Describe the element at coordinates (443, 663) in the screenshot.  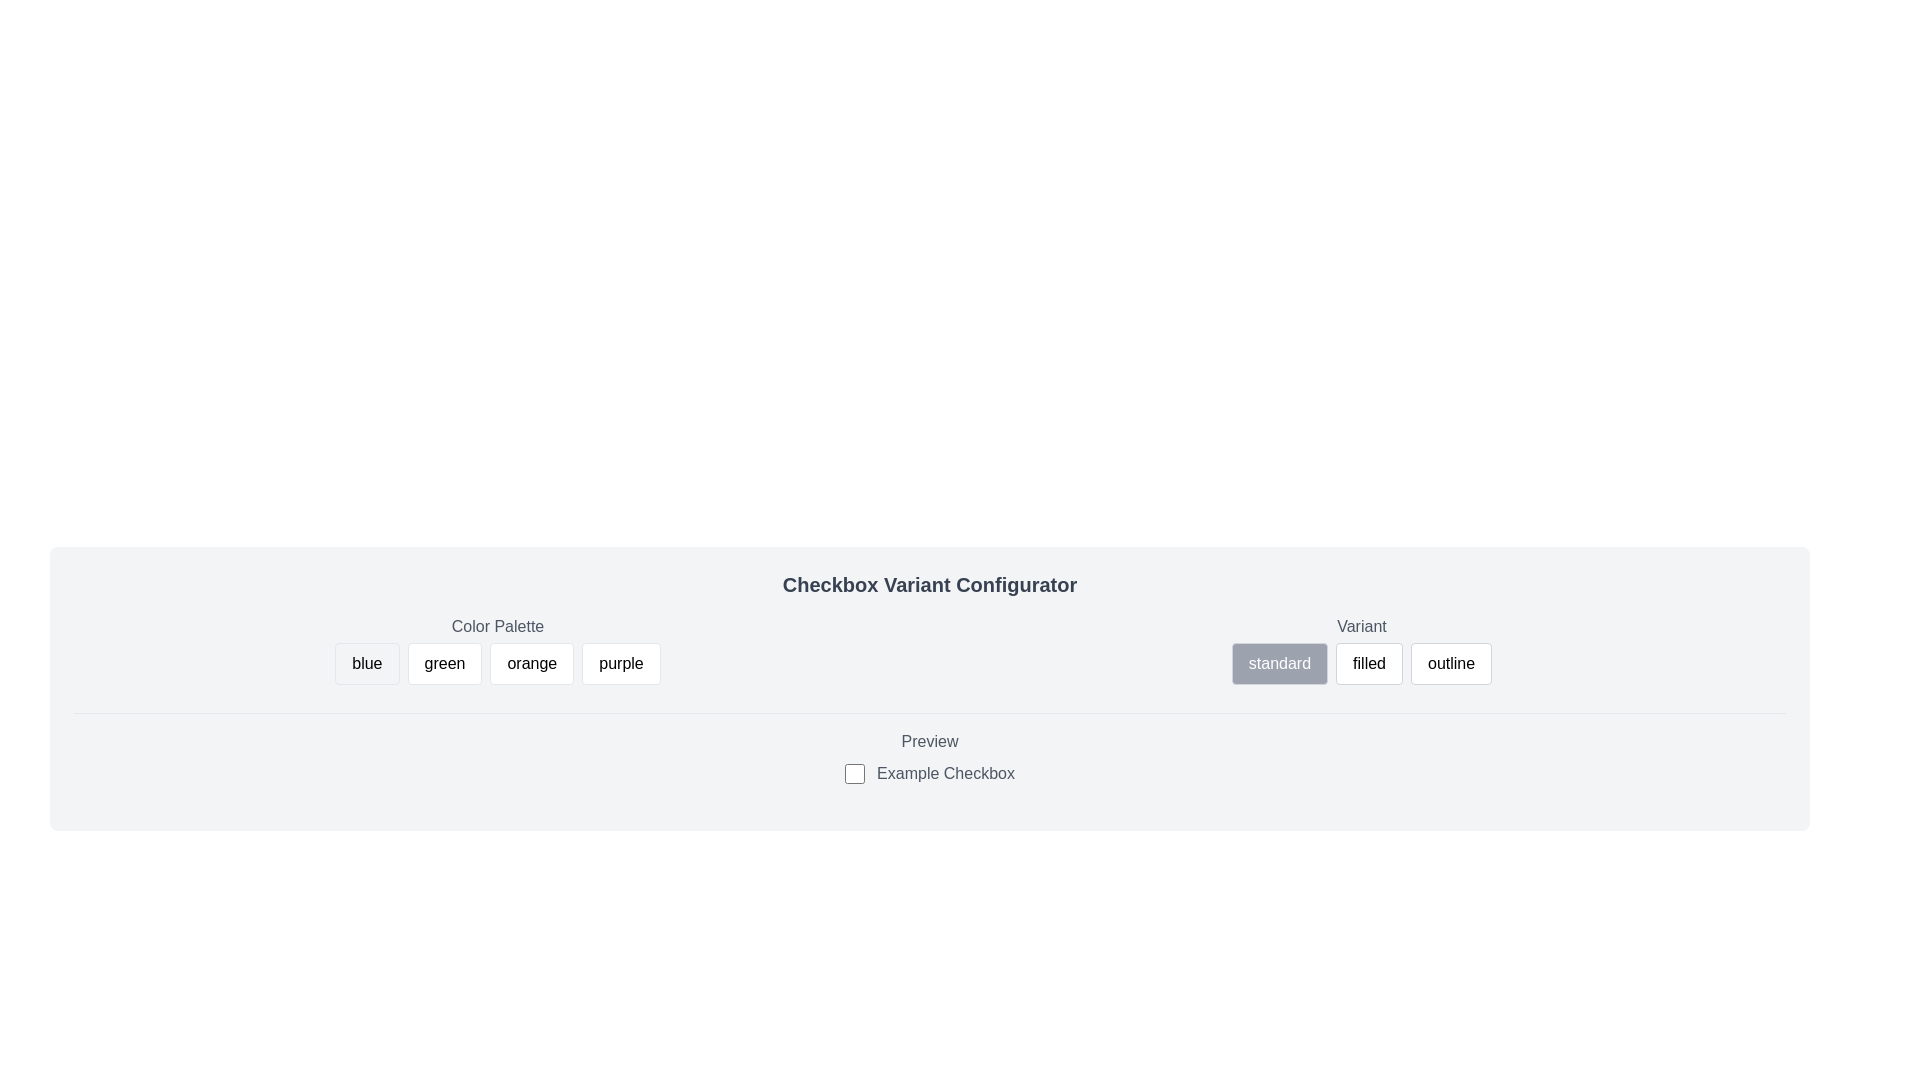
I see `the button that allows users` at that location.